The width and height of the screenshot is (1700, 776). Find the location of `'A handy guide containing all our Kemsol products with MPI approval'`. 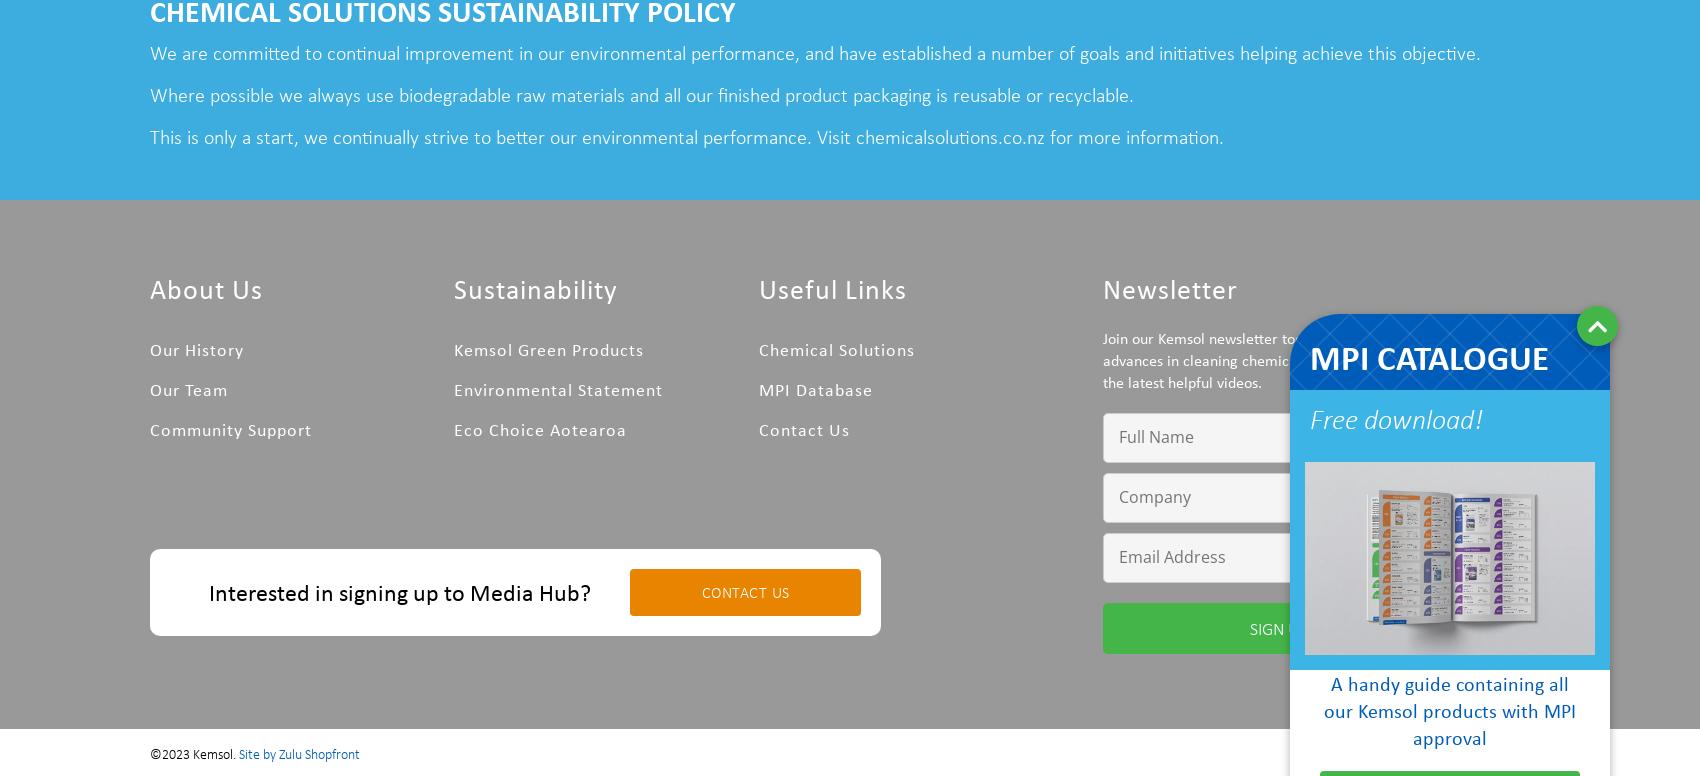

'A handy guide containing all our Kemsol products with MPI approval' is located at coordinates (1448, 710).